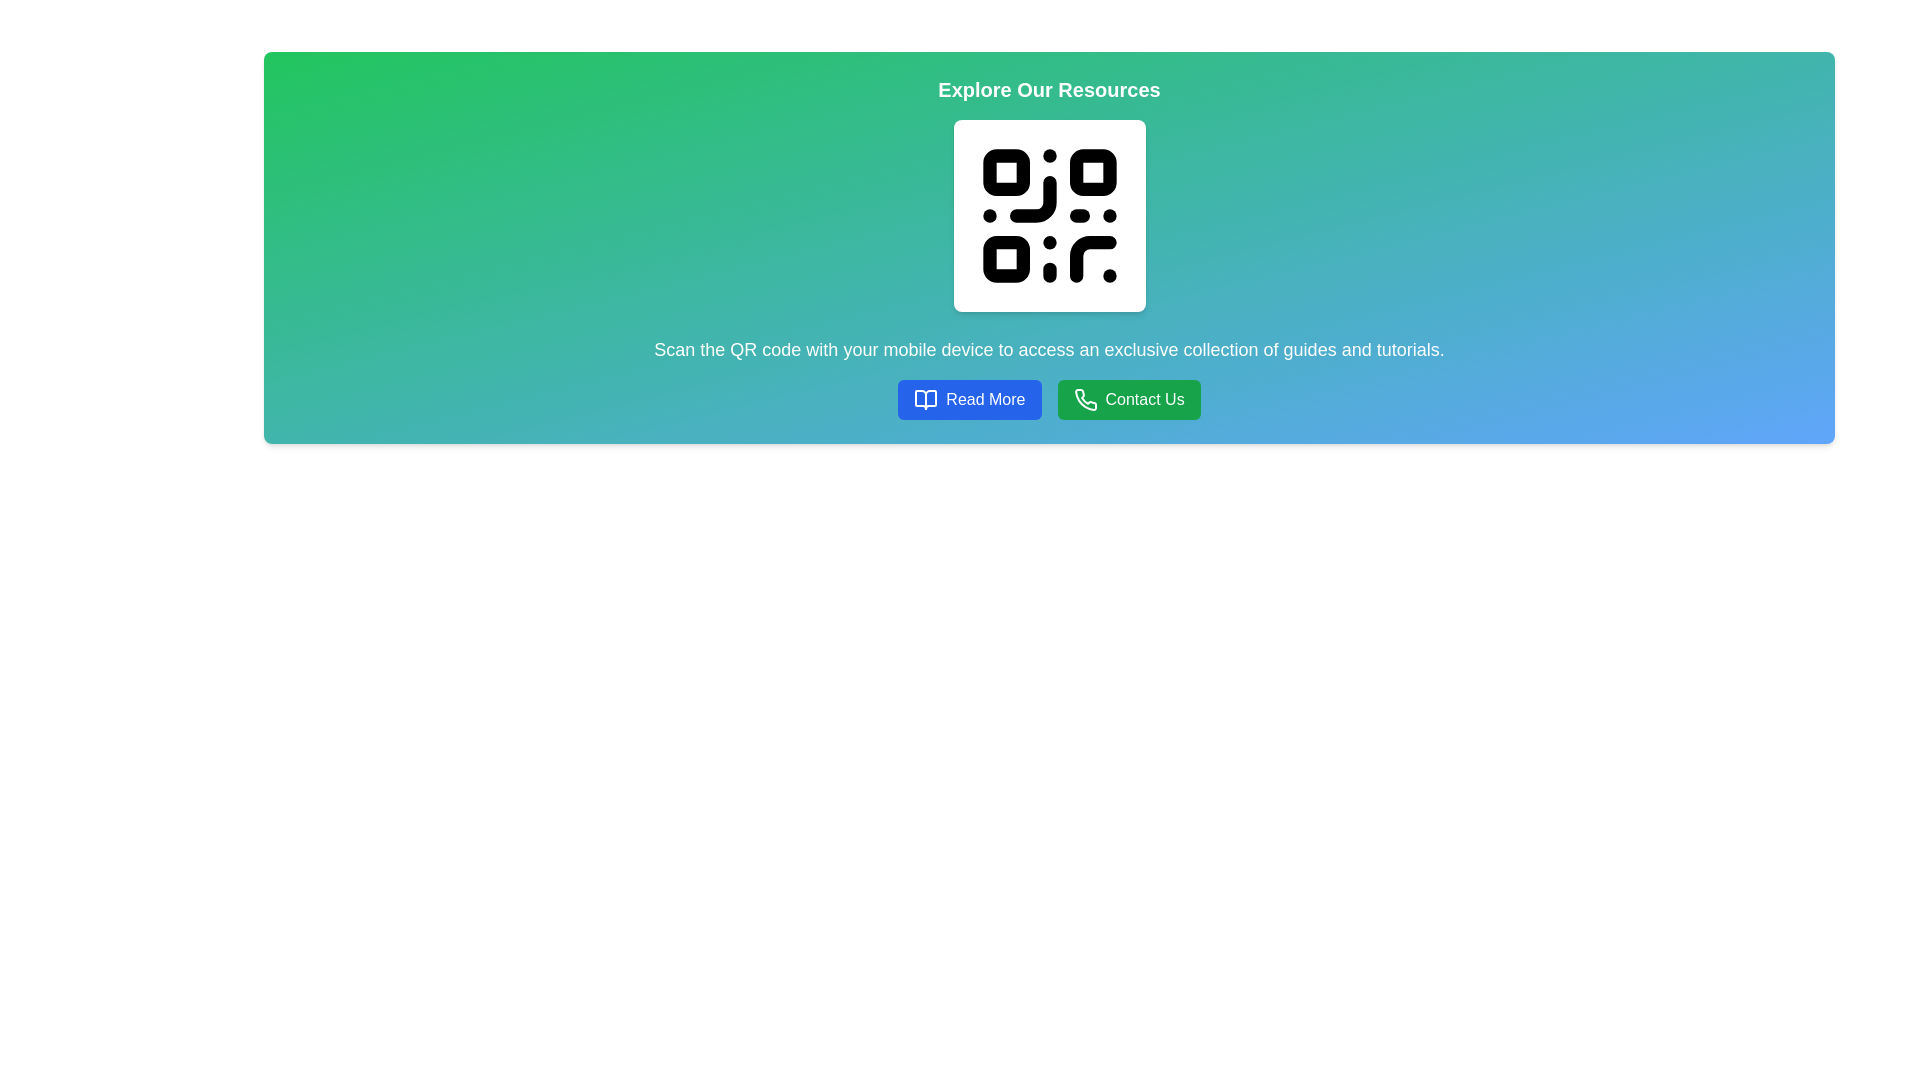  I want to click on the small icon inside the blue 'Read More' button, so click(925, 400).